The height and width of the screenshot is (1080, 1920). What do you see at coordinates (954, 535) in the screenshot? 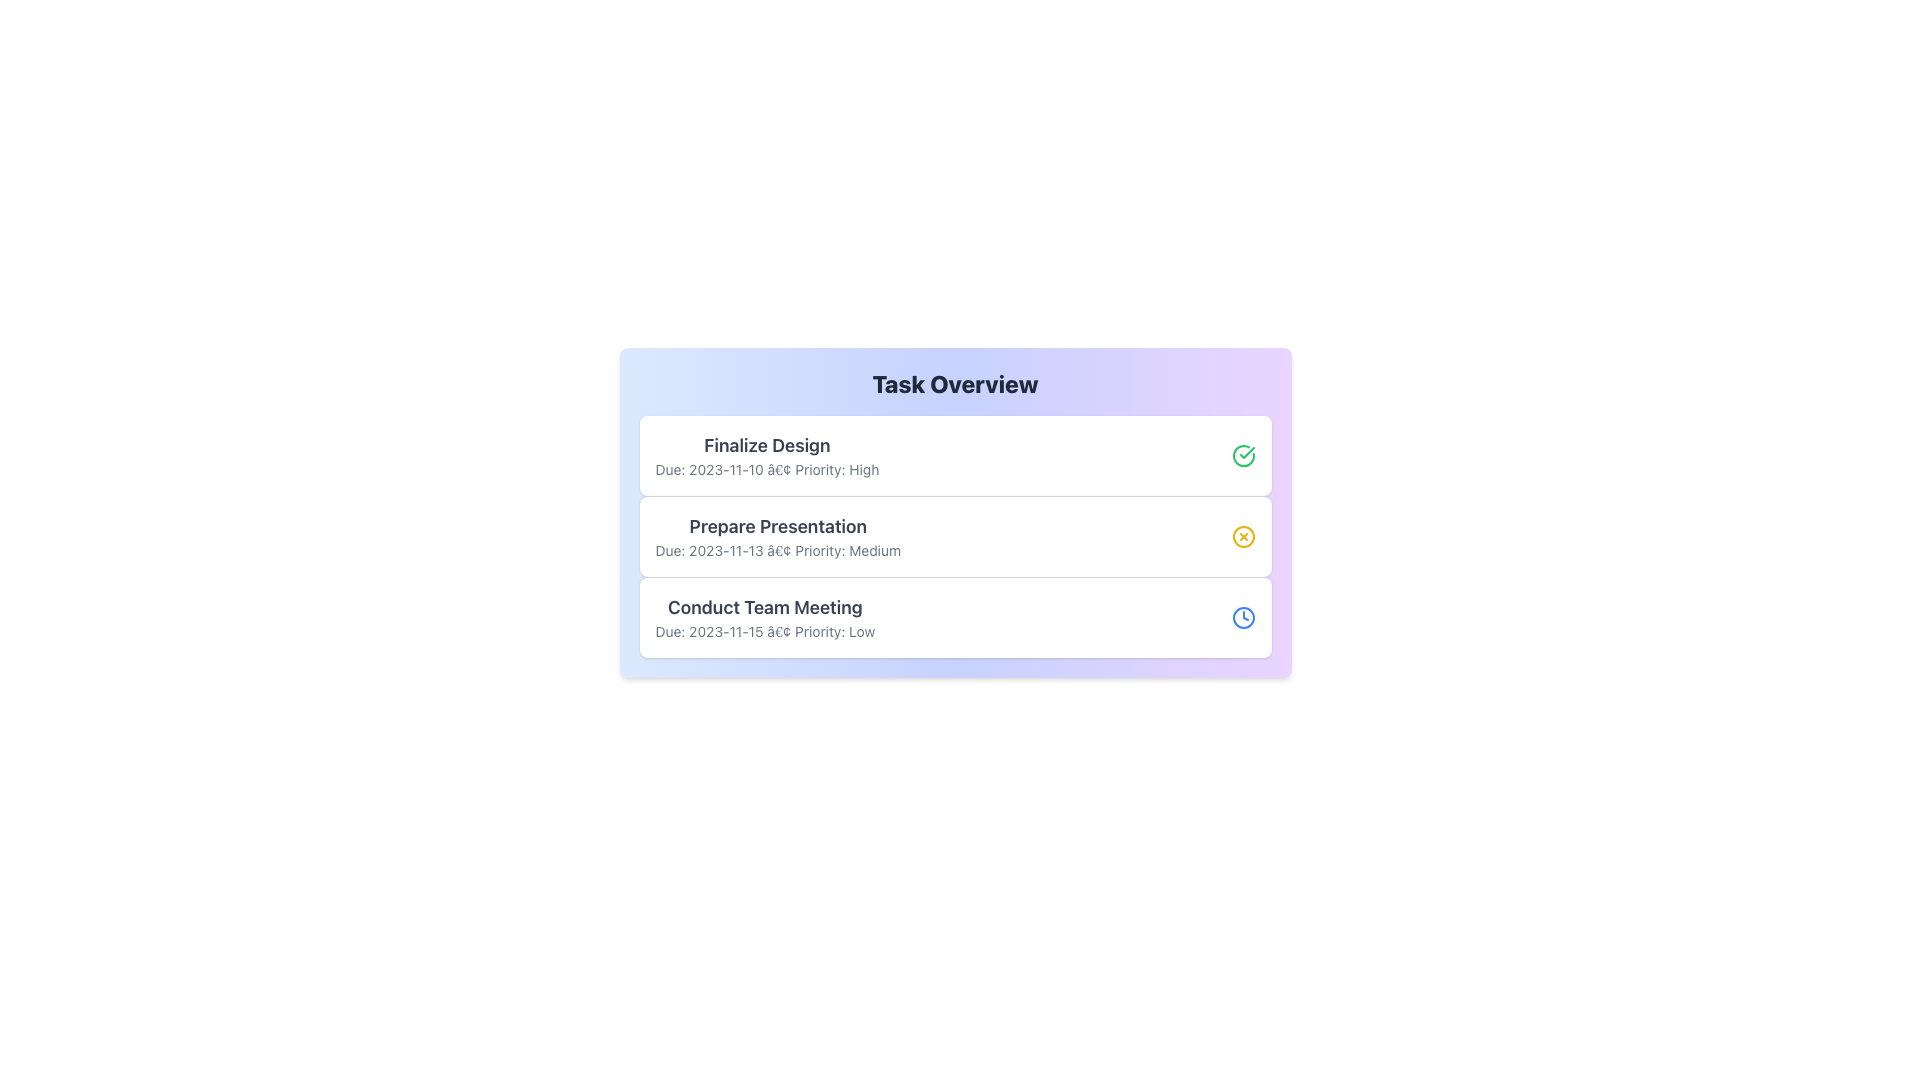
I see `the list item displaying the task 'Prepare Presentation' with due date '2023-11-13' and priority level 'Medium.'` at bounding box center [954, 535].